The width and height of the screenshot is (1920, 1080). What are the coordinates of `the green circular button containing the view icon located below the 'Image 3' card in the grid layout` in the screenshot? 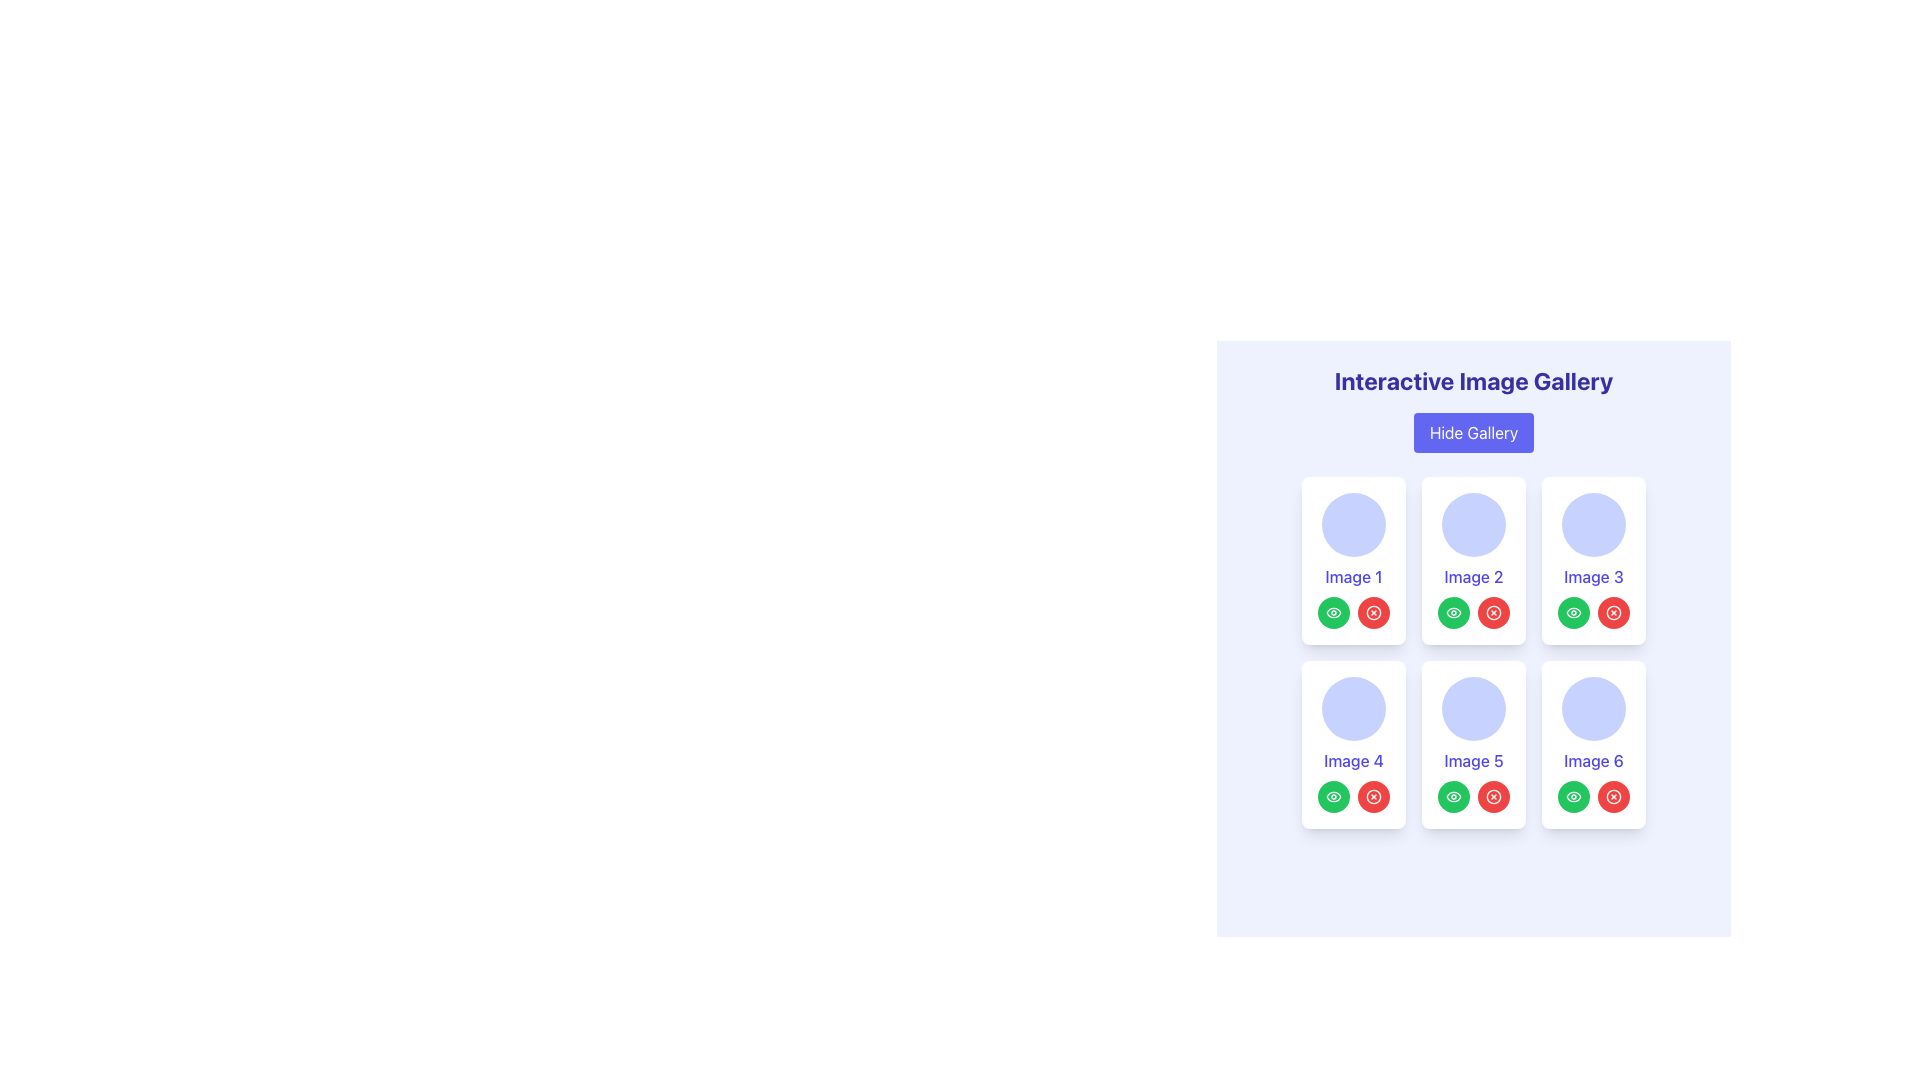 It's located at (1573, 612).